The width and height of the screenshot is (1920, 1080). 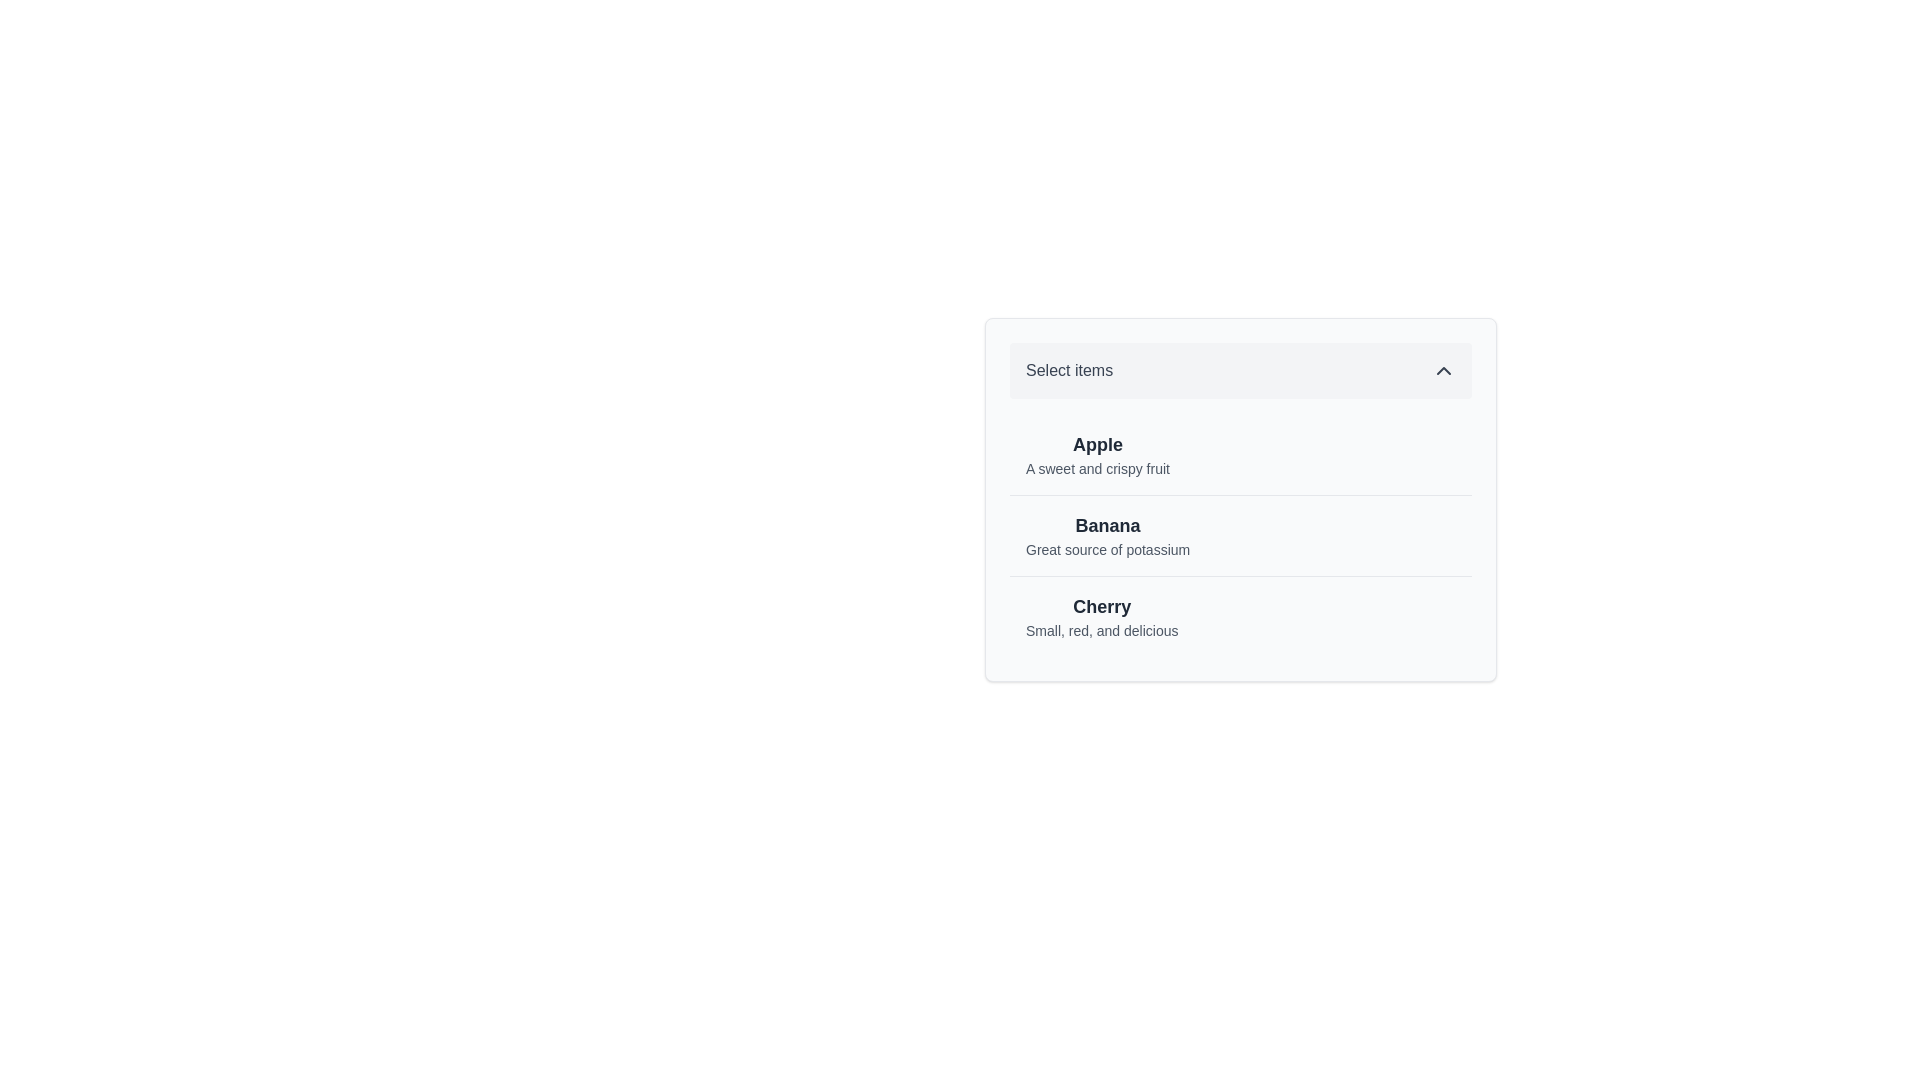 What do you see at coordinates (1068, 370) in the screenshot?
I see `the text label displaying 'Select items' which is part of a dropdown header with a light gray background and rounded corners, located to the left of a chevron-up icon` at bounding box center [1068, 370].